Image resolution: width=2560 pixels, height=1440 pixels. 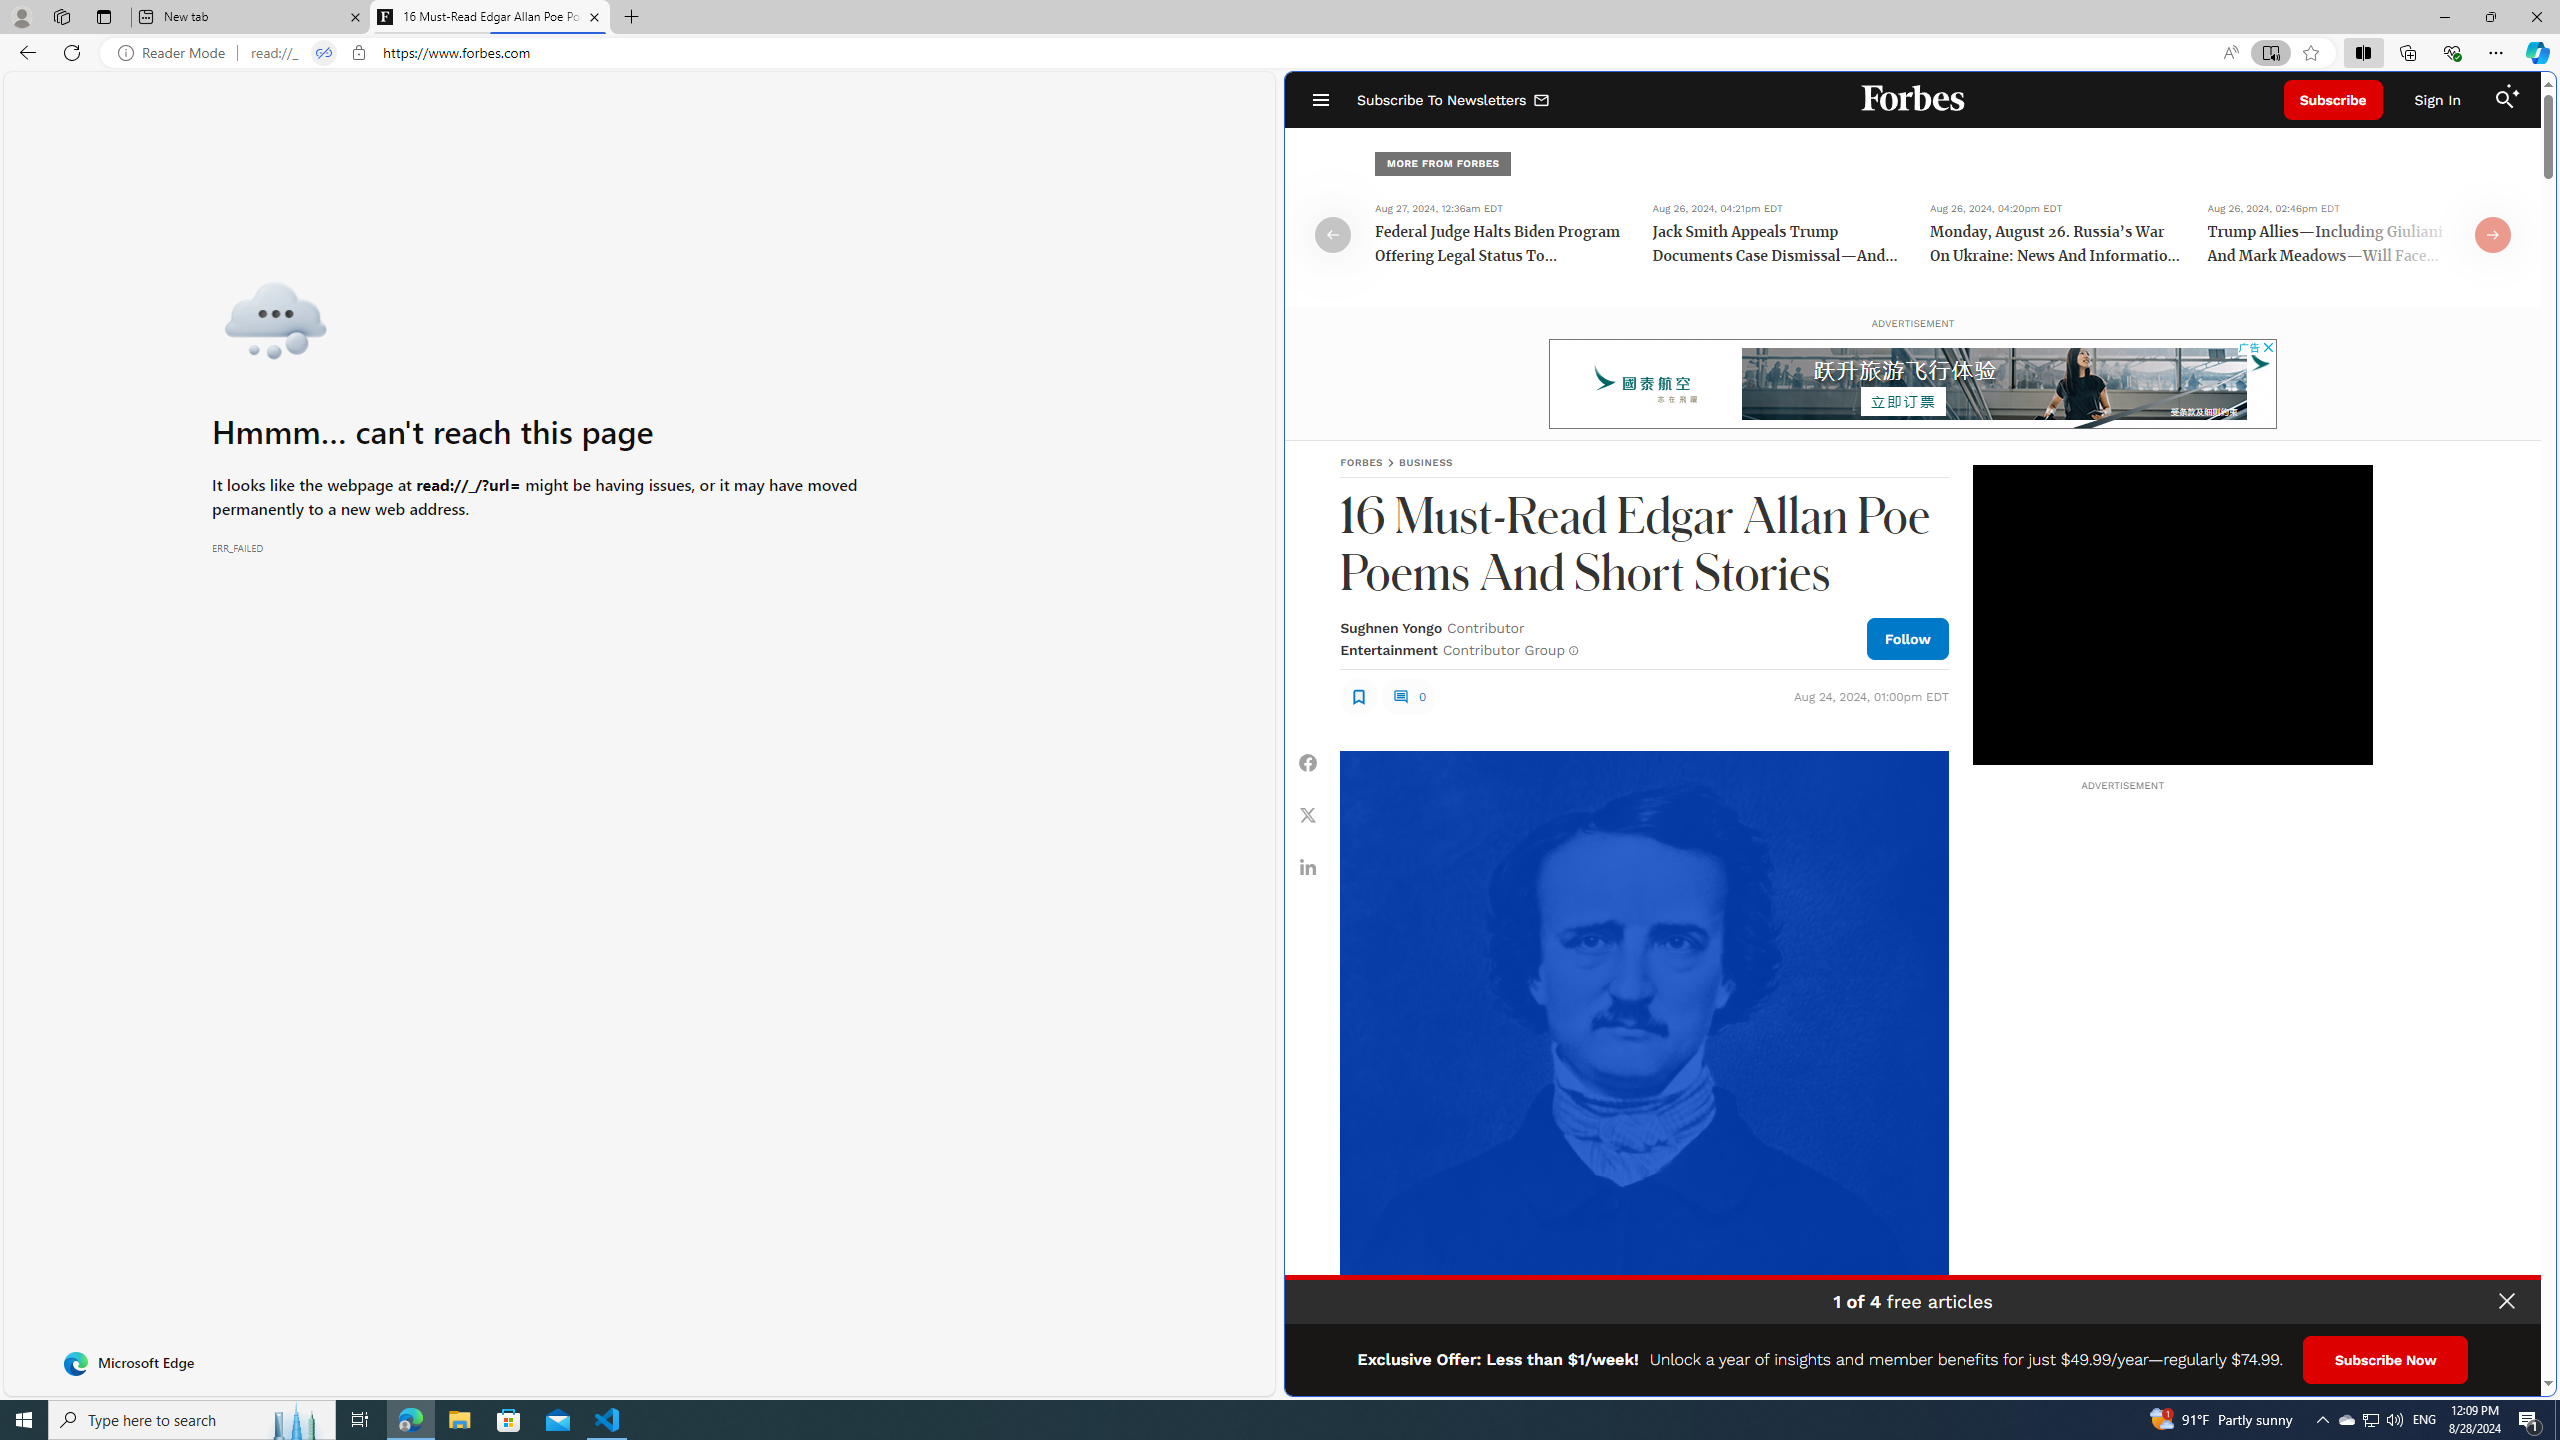 What do you see at coordinates (2503, 99) in the screenshot?
I see `'Class: search_svg__fs-icon search_svg__fs-icon--search'` at bounding box center [2503, 99].